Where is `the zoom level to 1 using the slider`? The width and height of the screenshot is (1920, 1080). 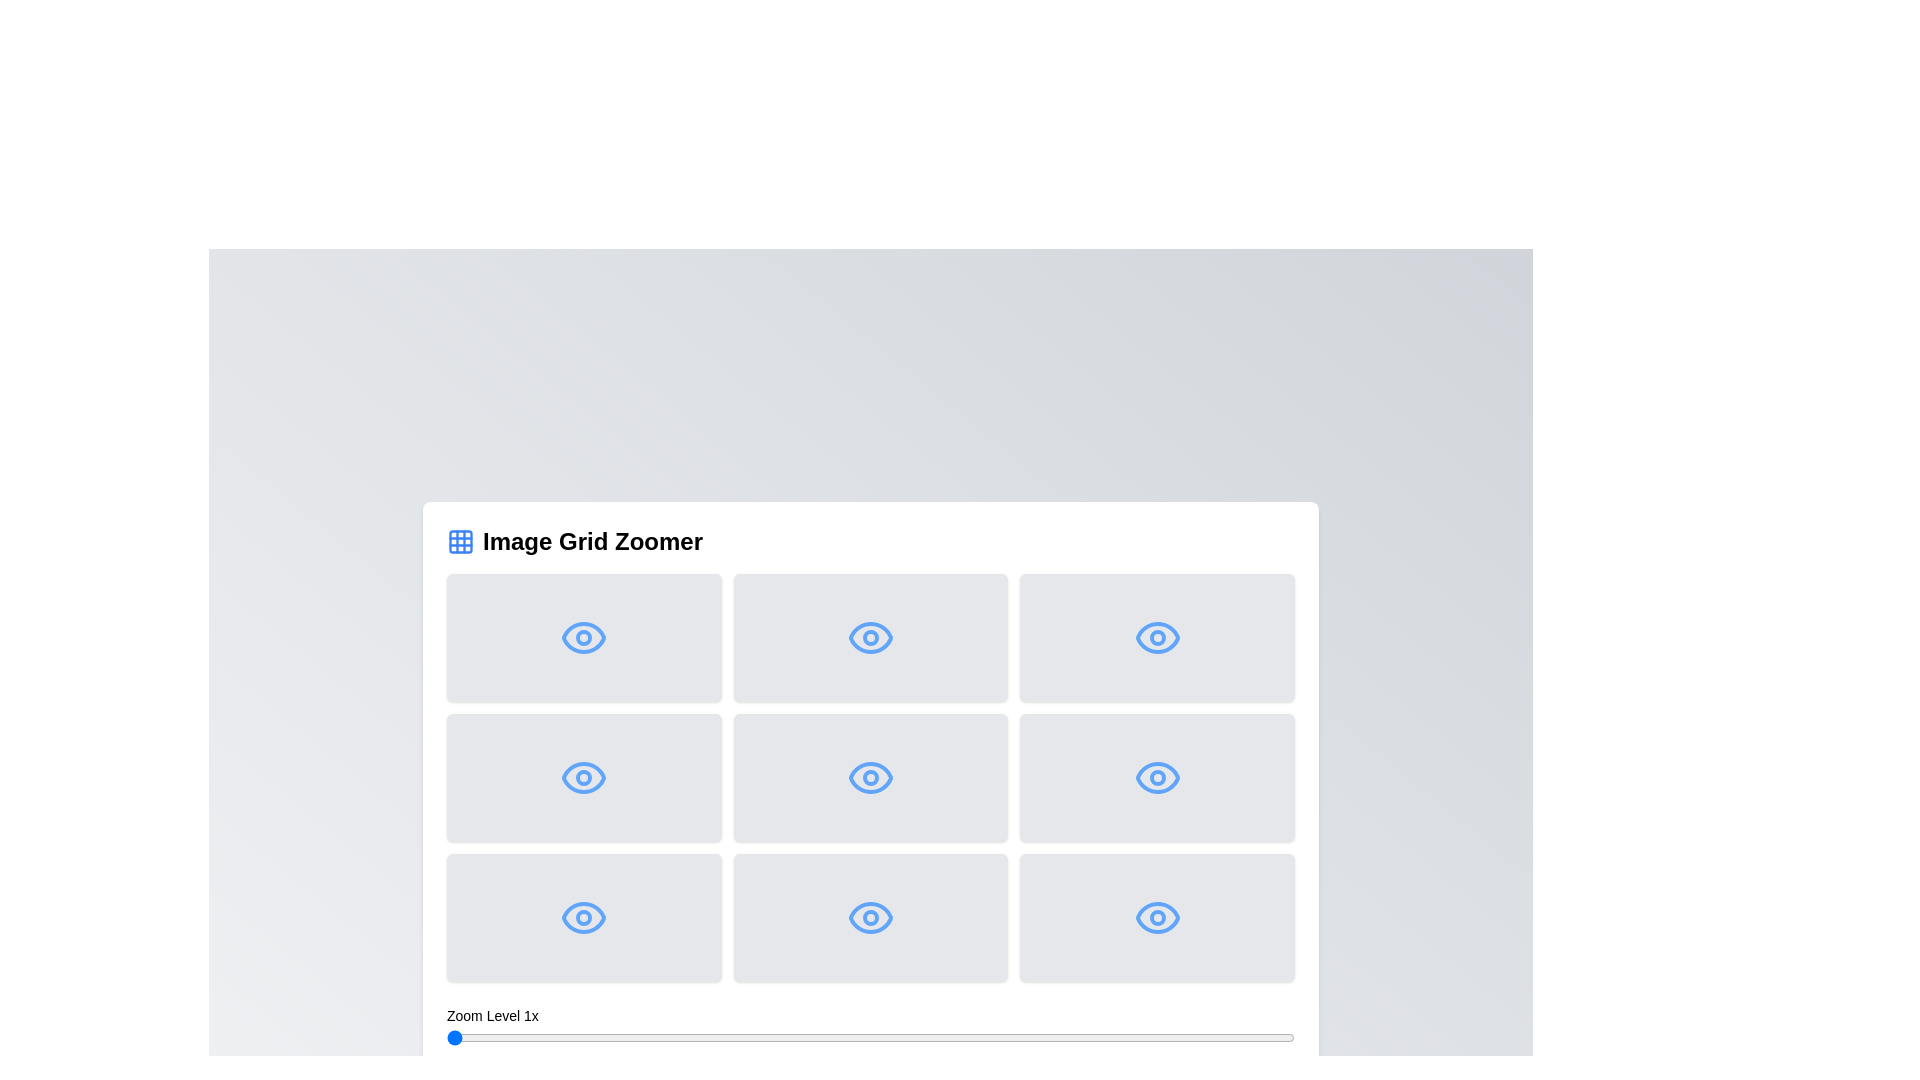 the zoom level to 1 using the slider is located at coordinates (445, 1036).